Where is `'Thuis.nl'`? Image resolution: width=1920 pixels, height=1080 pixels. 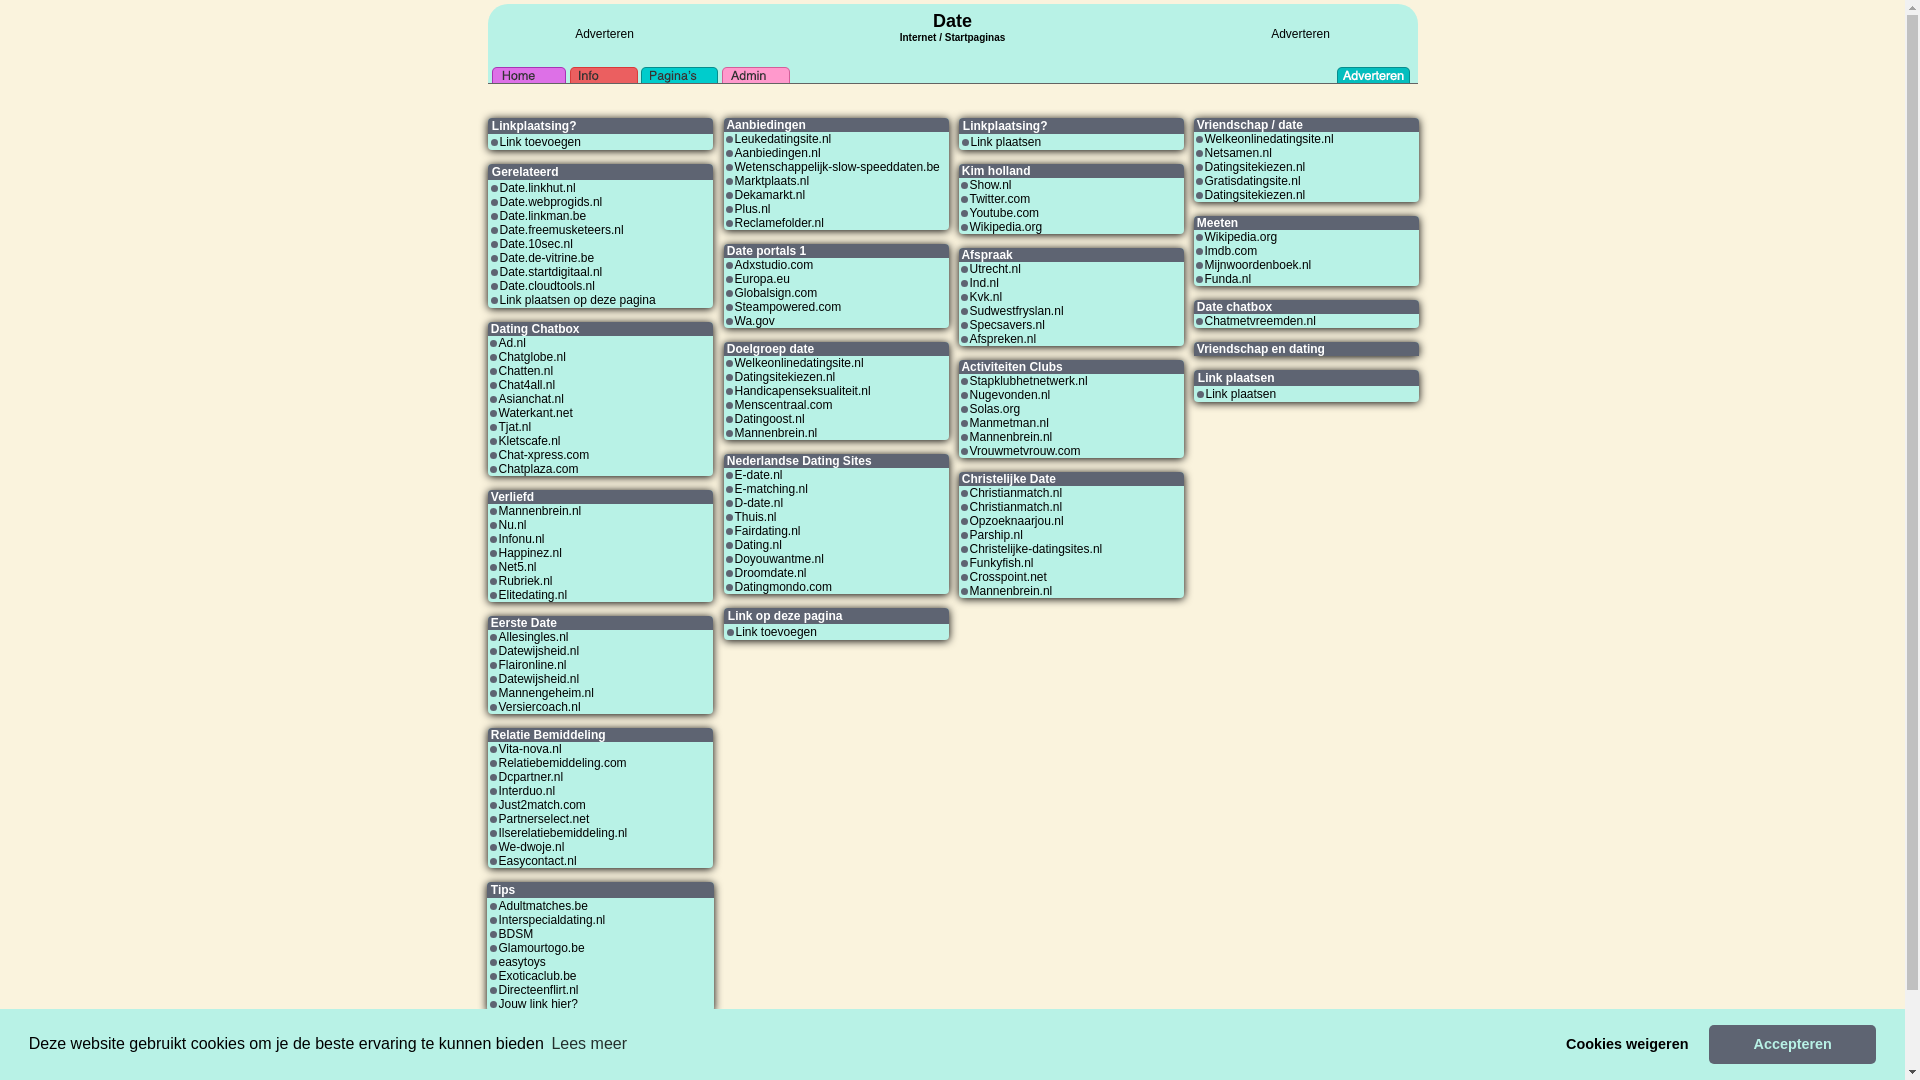 'Thuis.nl' is located at coordinates (733, 515).